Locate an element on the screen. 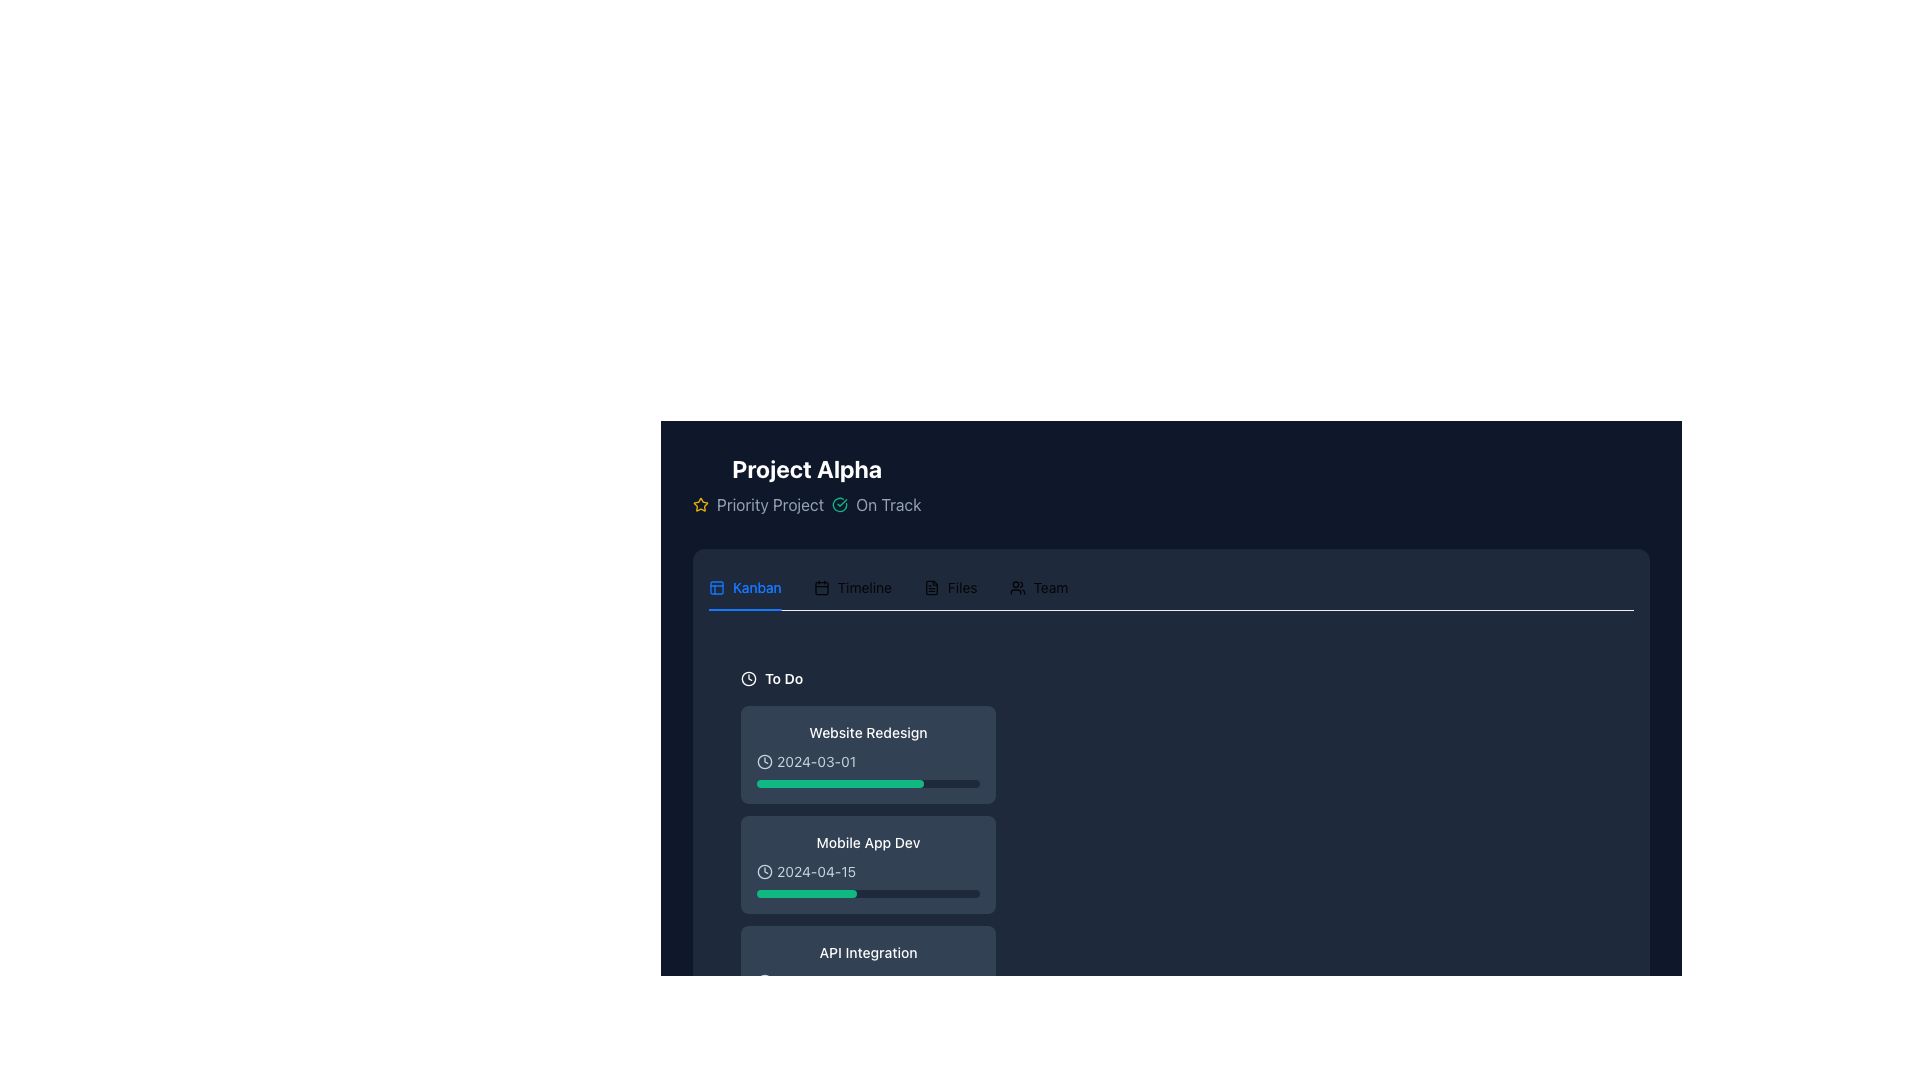  the 'Kanban' tab button, which is the first tab item located under the header 'Project Alpha' is located at coordinates (744, 586).